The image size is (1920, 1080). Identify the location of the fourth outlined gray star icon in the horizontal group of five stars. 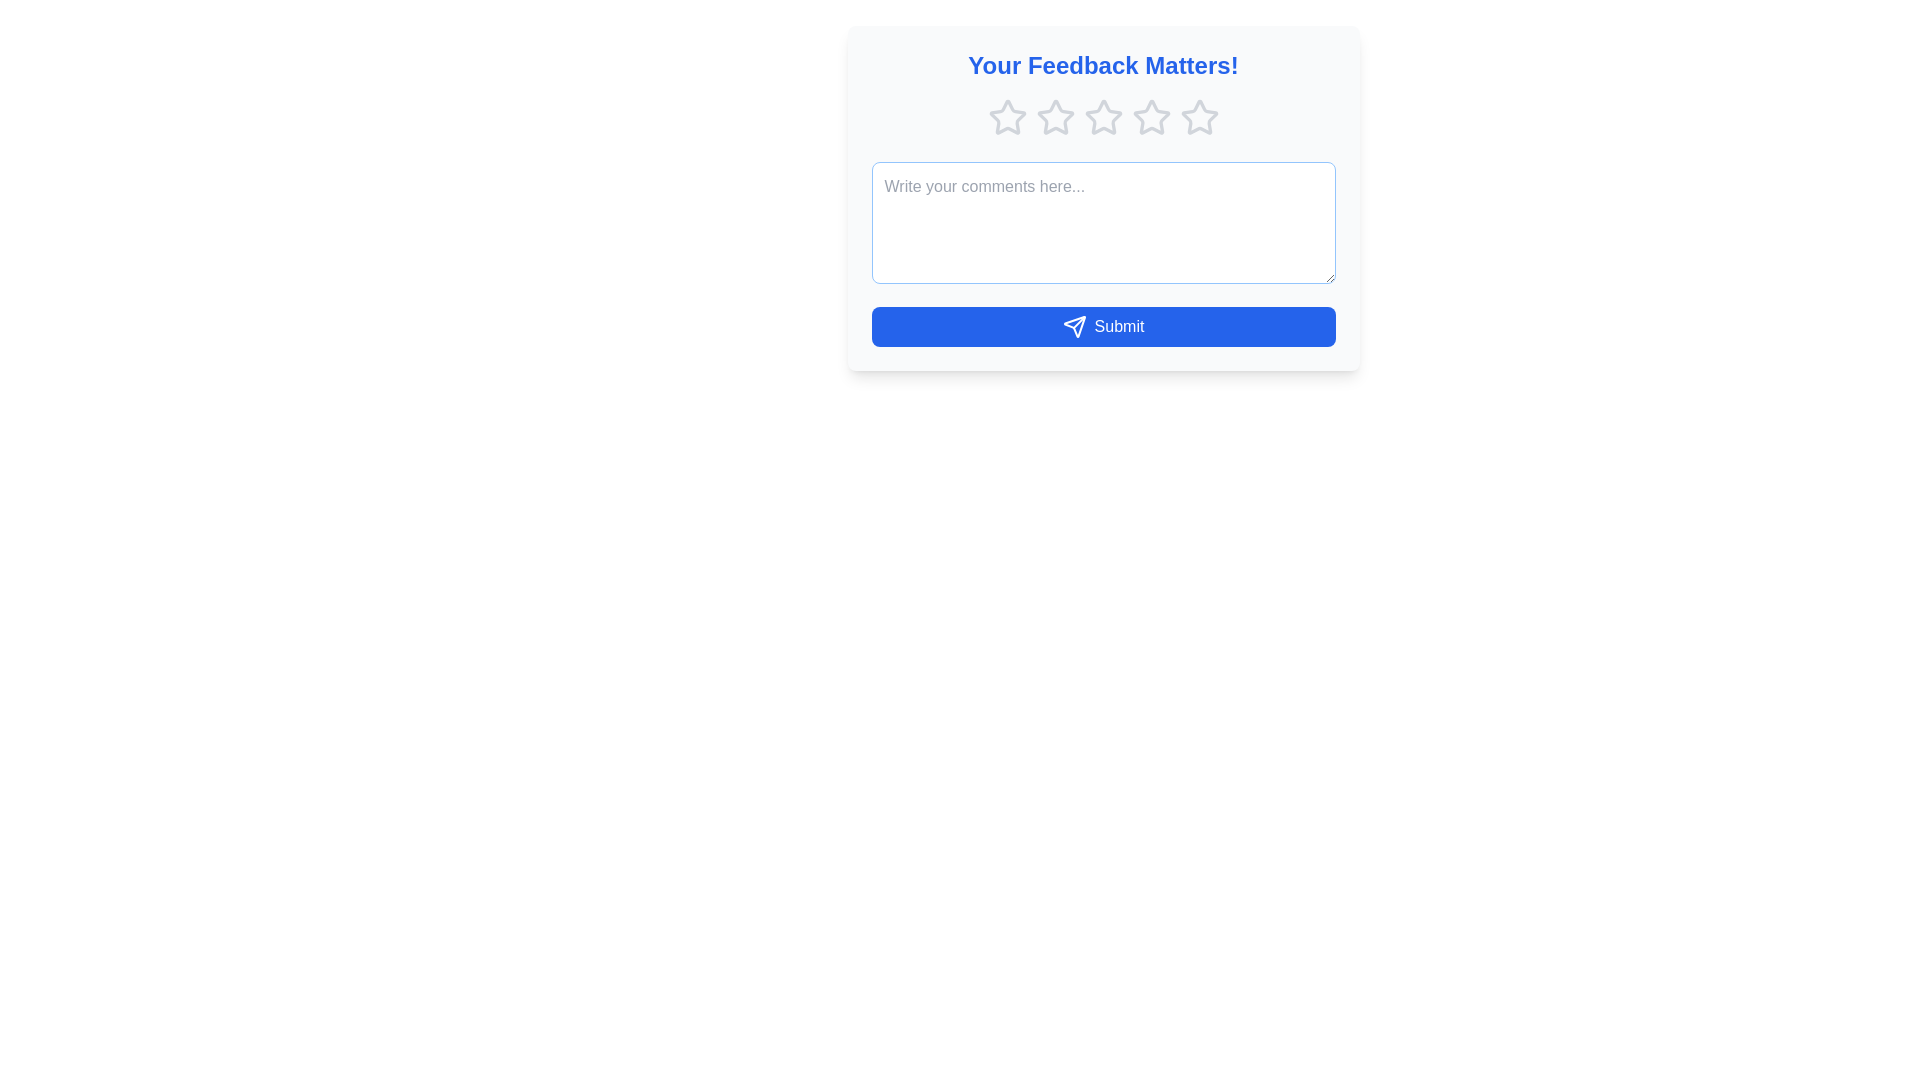
(1151, 118).